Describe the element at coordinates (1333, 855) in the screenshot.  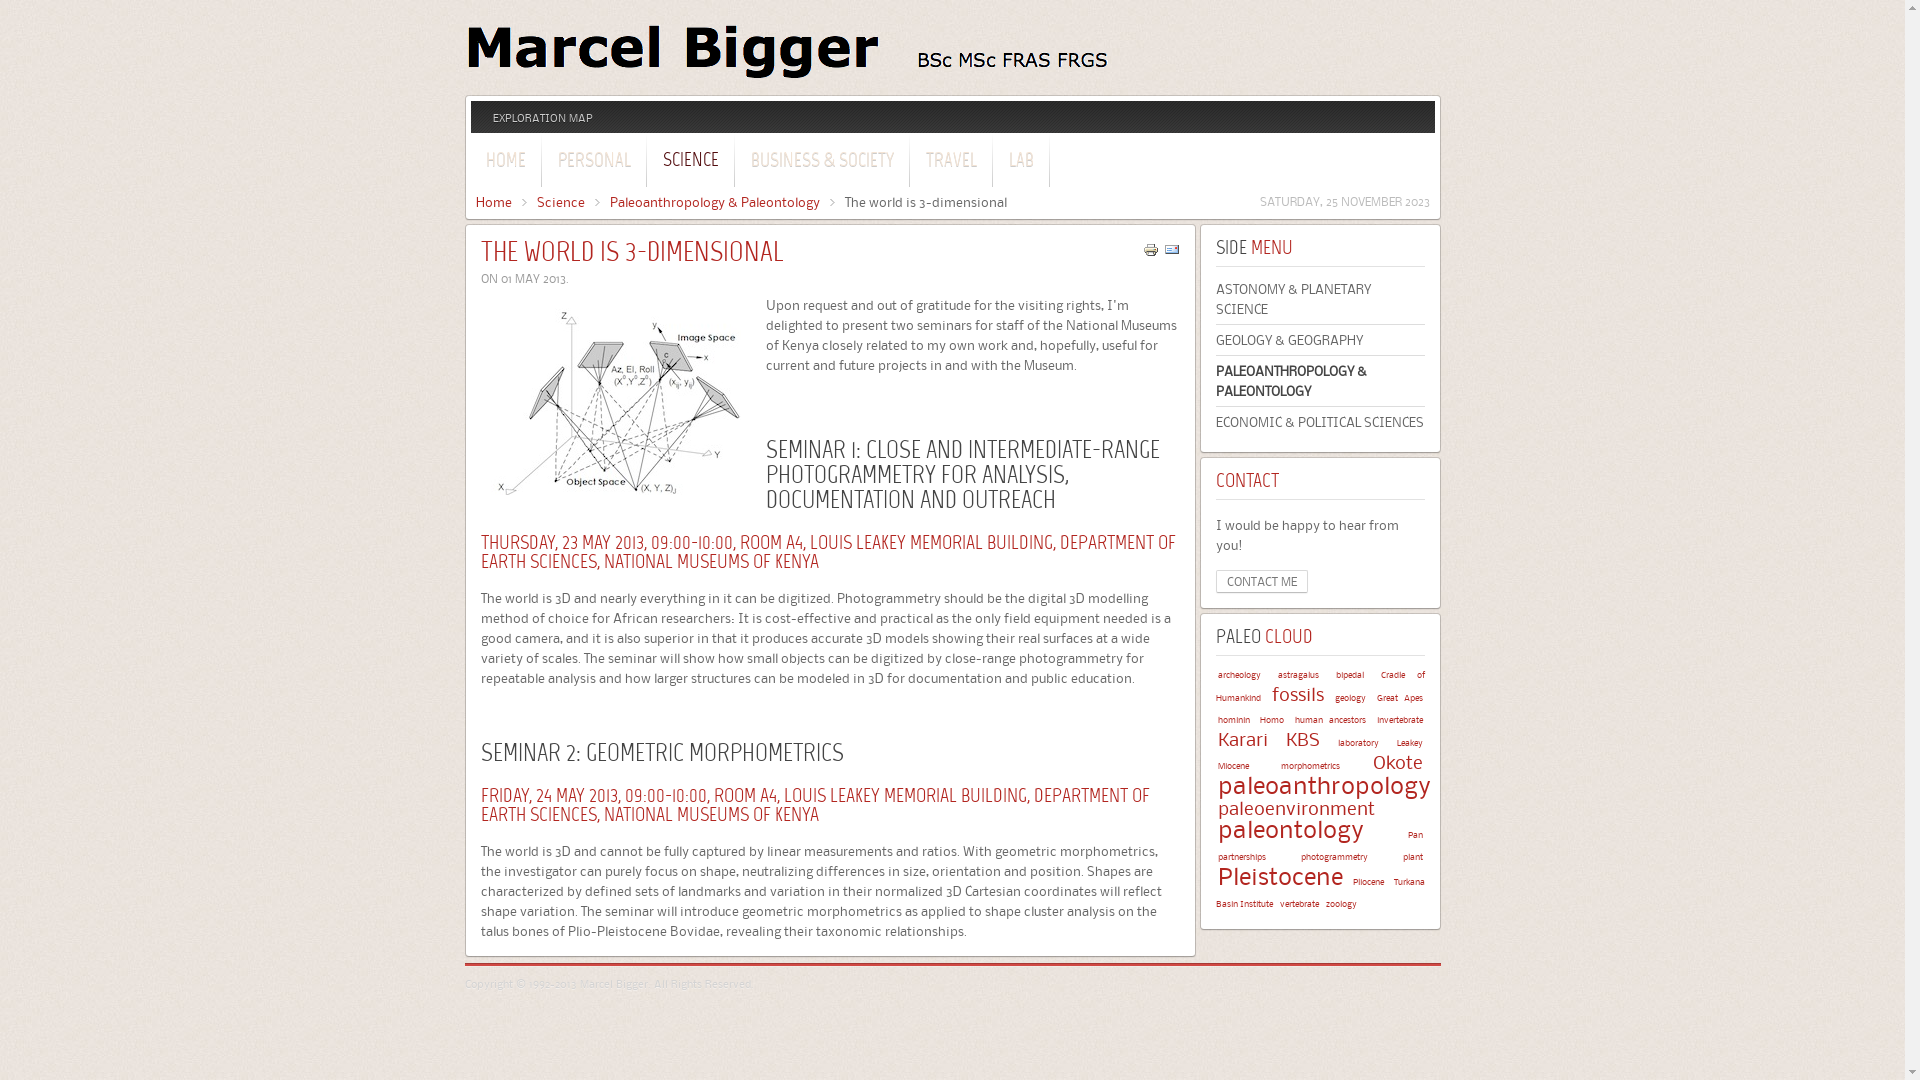
I see `'photogrammetry'` at that location.